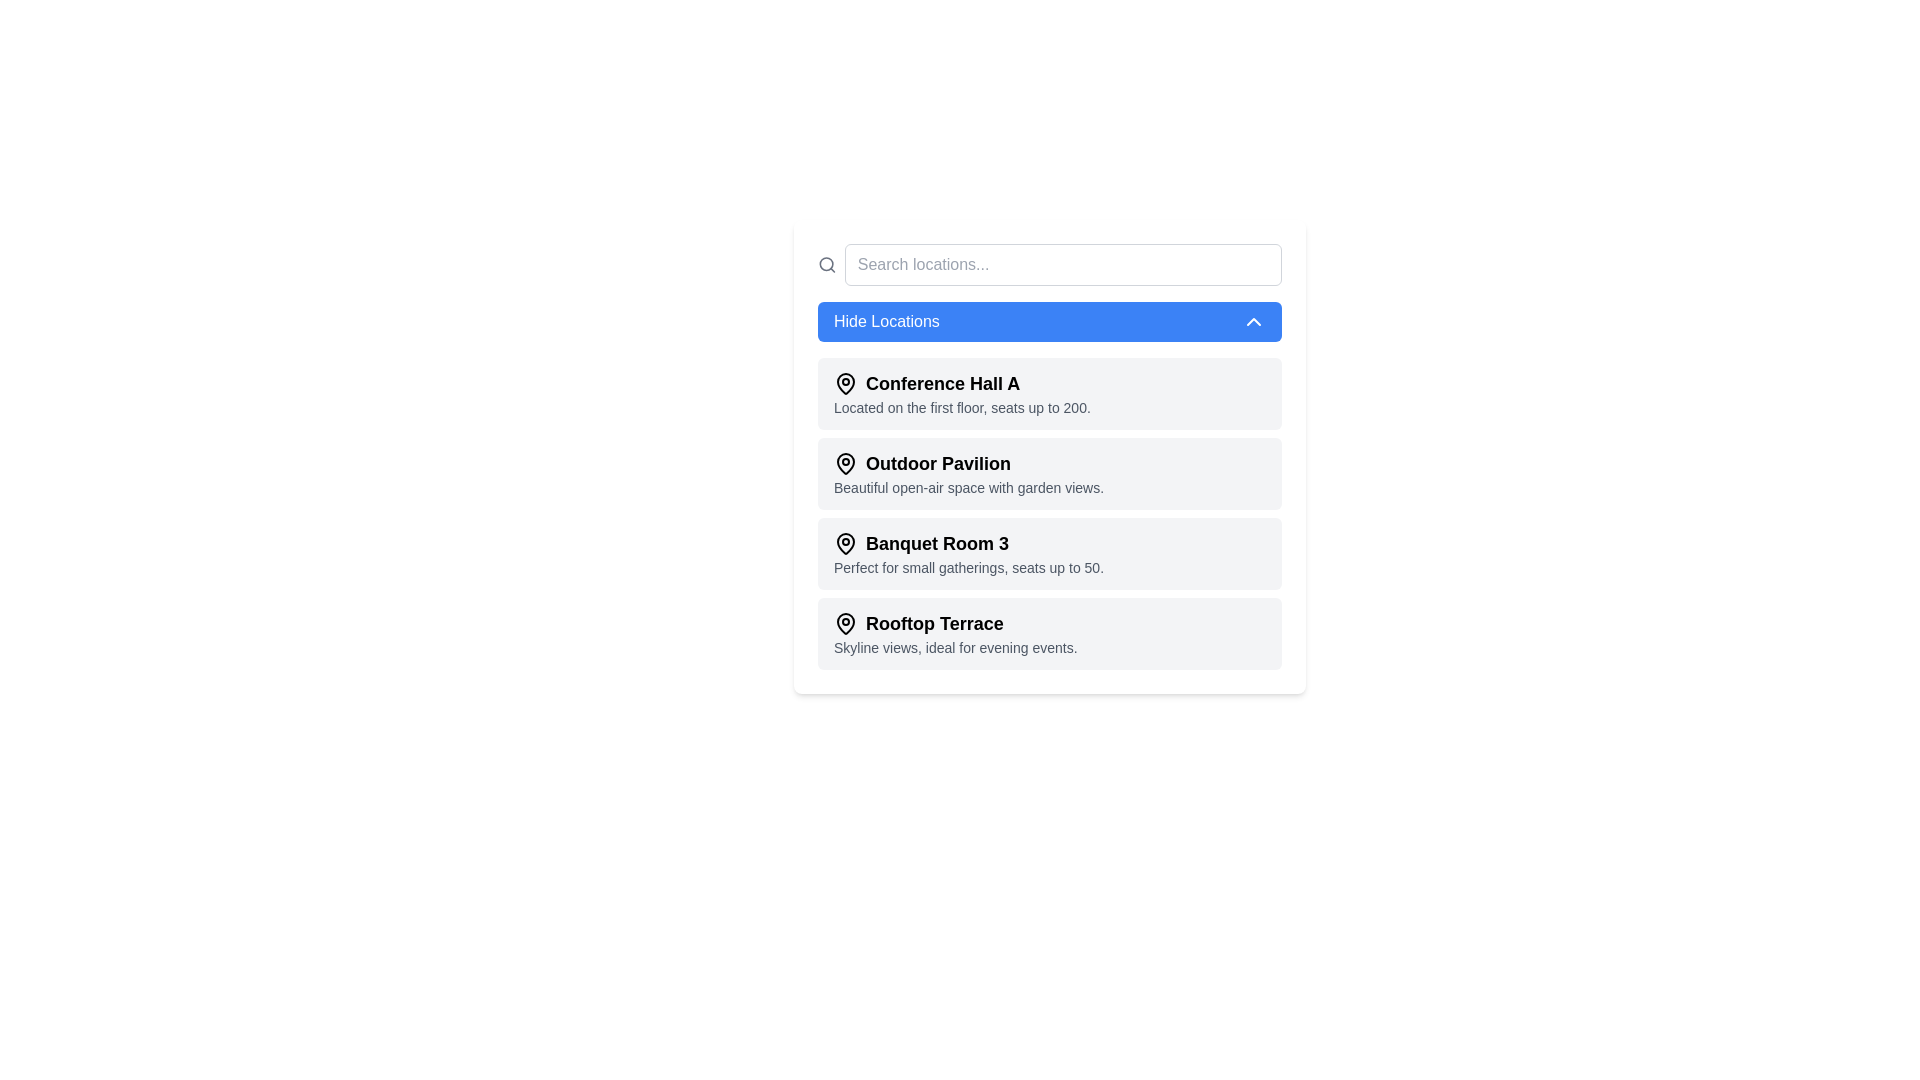  I want to click on to select the location item labeled 'Rooftop Terrace' with accompanying map pin icon, positioned as the fourth item in the vertical list of location options, so click(954, 633).